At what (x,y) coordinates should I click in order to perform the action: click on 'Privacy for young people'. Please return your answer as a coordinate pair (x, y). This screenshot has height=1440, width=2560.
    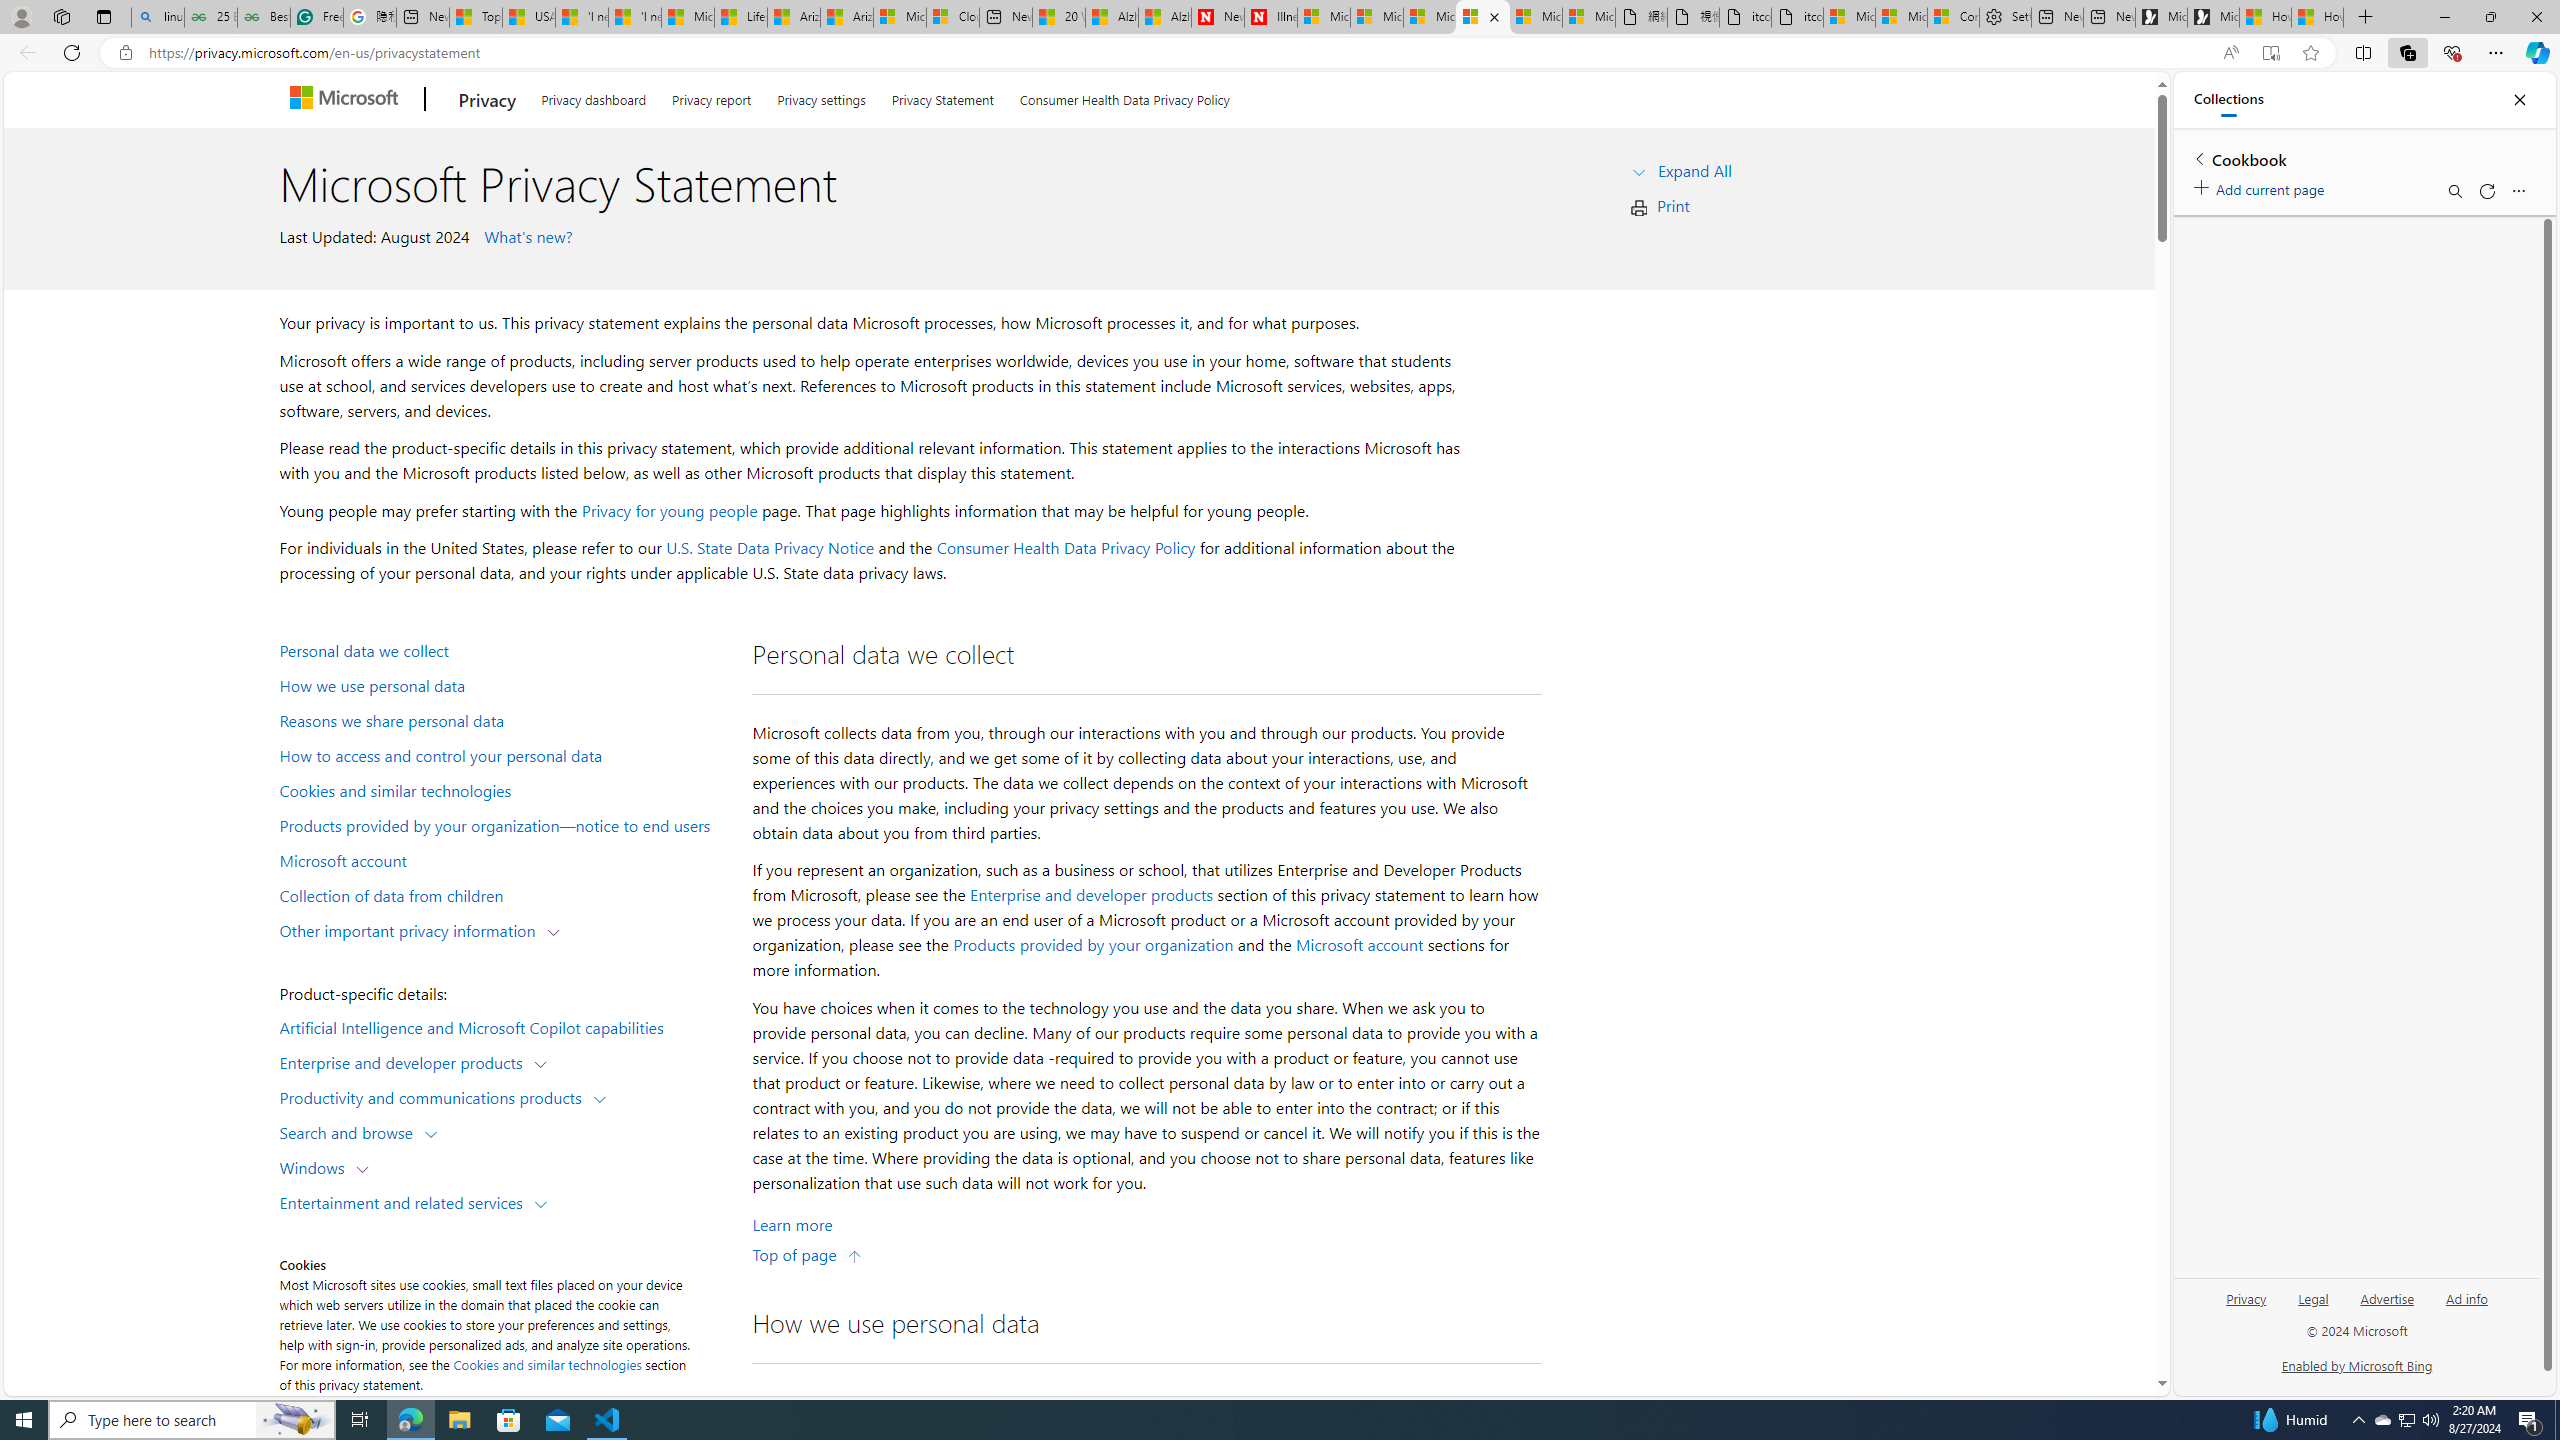
    Looking at the image, I should click on (668, 509).